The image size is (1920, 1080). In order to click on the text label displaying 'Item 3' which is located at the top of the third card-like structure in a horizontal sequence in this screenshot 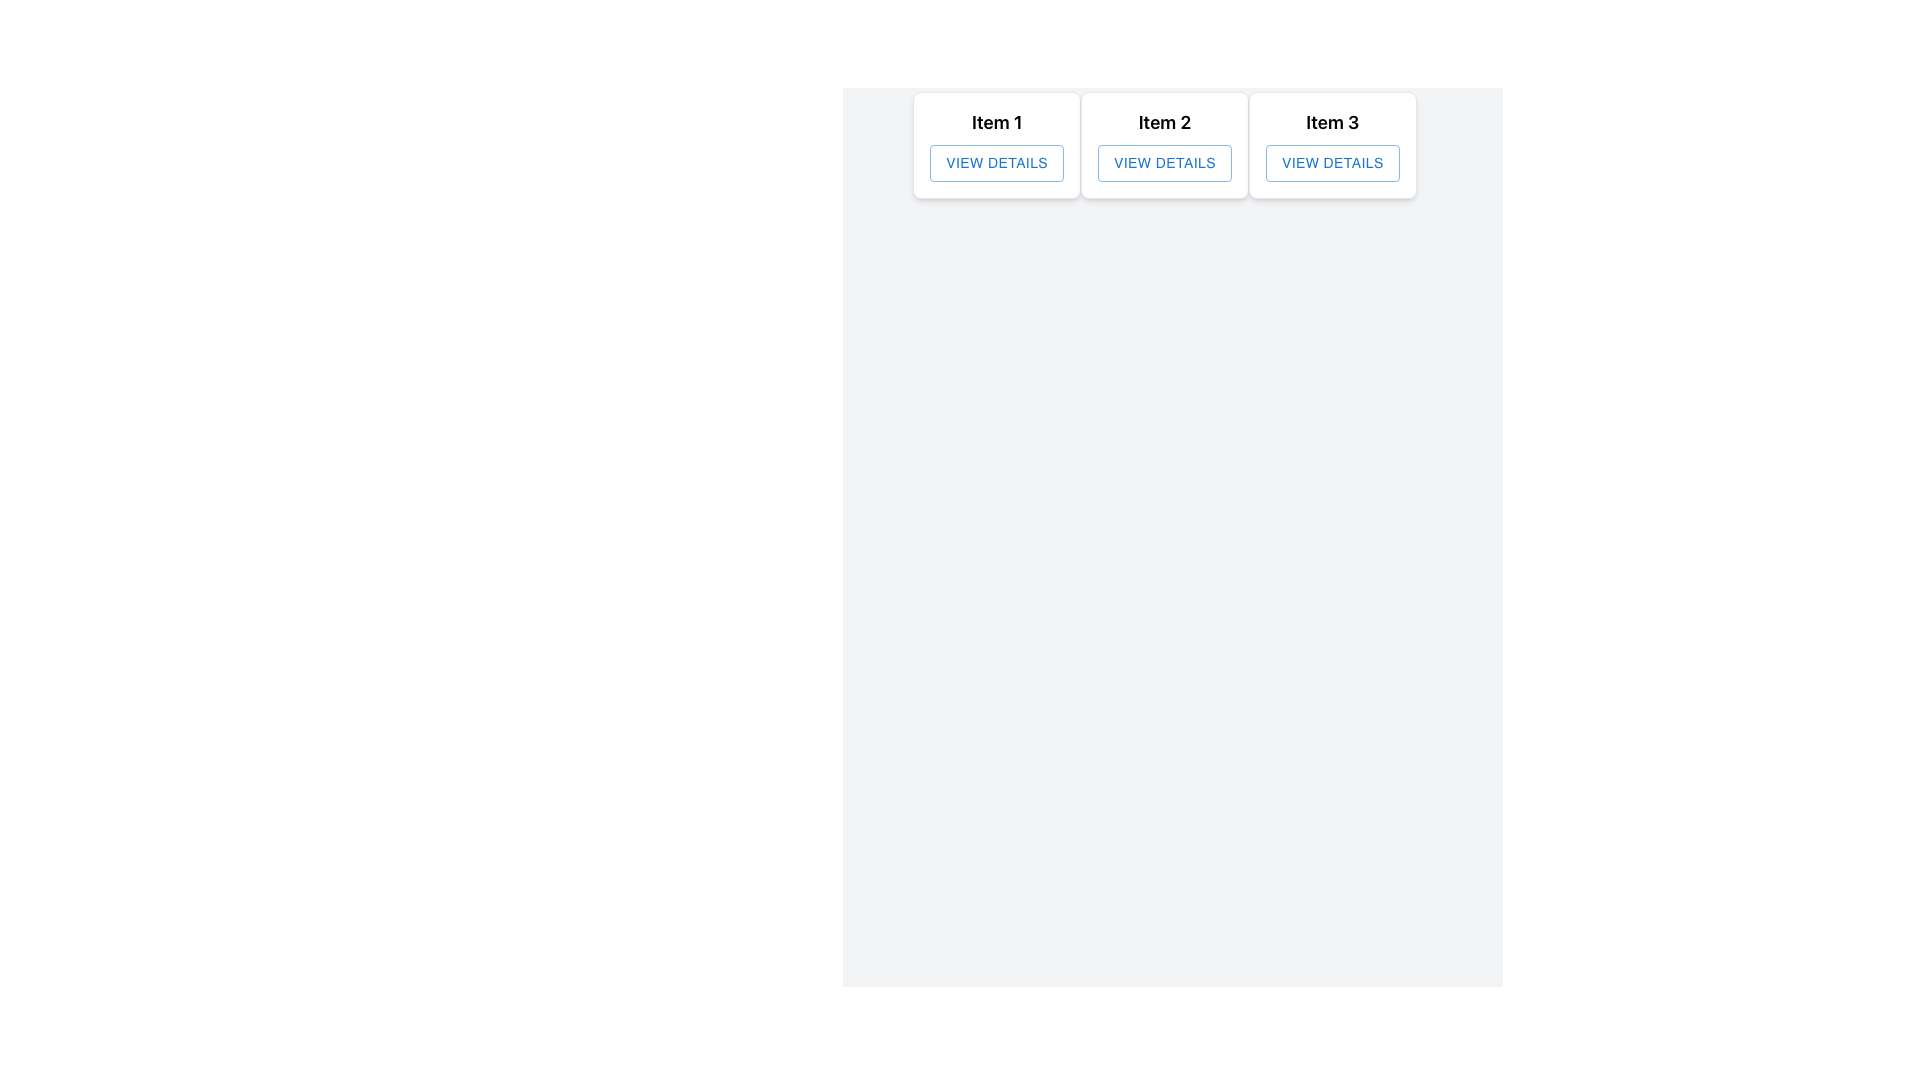, I will do `click(1332, 123)`.